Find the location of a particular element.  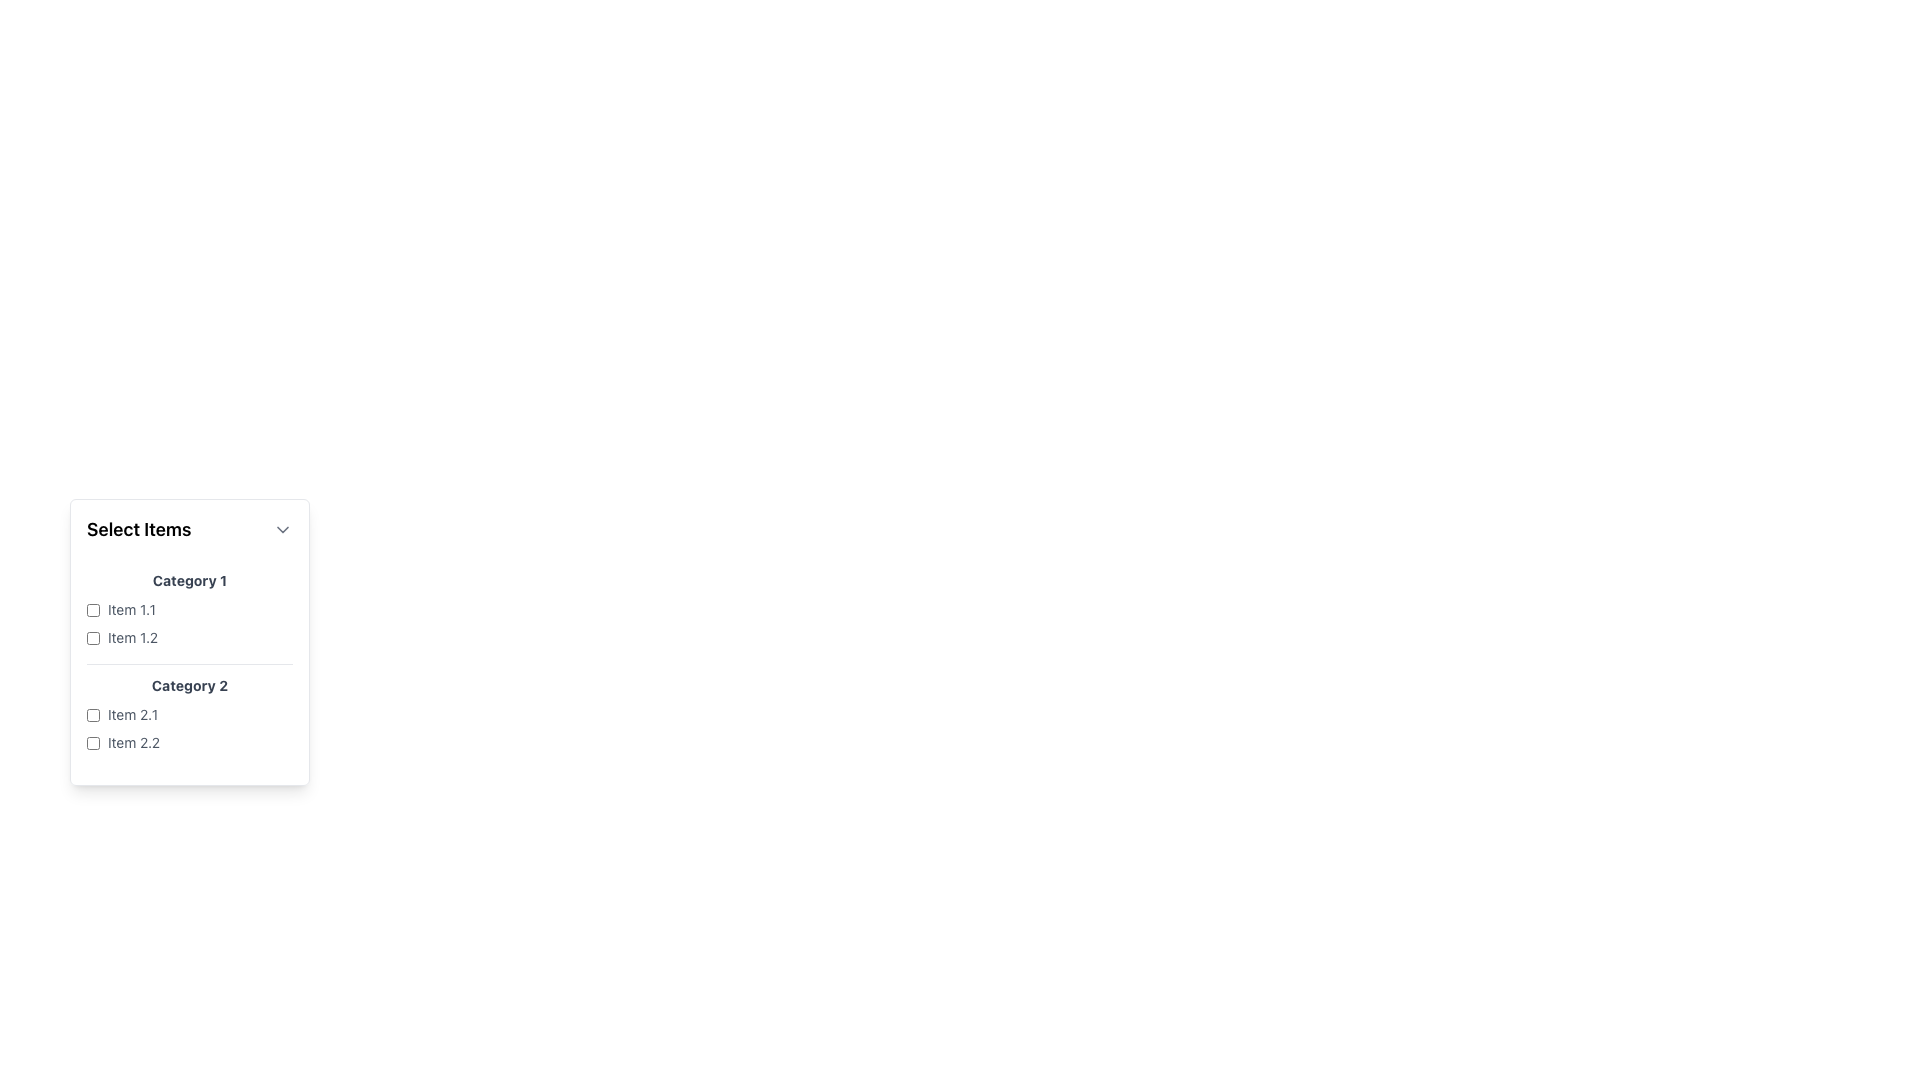

the text label displaying 'Item 1.1', which is styled in a subtle gray color and positioned to the right of its corresponding checkbox in the 'Category 1' section is located at coordinates (131, 608).